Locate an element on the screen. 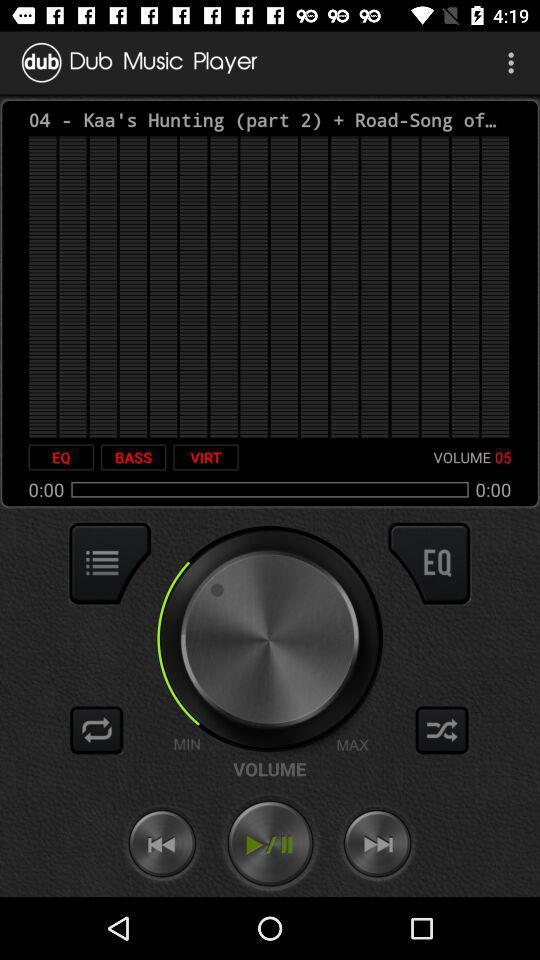 The width and height of the screenshot is (540, 960). the icon next to the  bass  item is located at coordinates (61, 457).